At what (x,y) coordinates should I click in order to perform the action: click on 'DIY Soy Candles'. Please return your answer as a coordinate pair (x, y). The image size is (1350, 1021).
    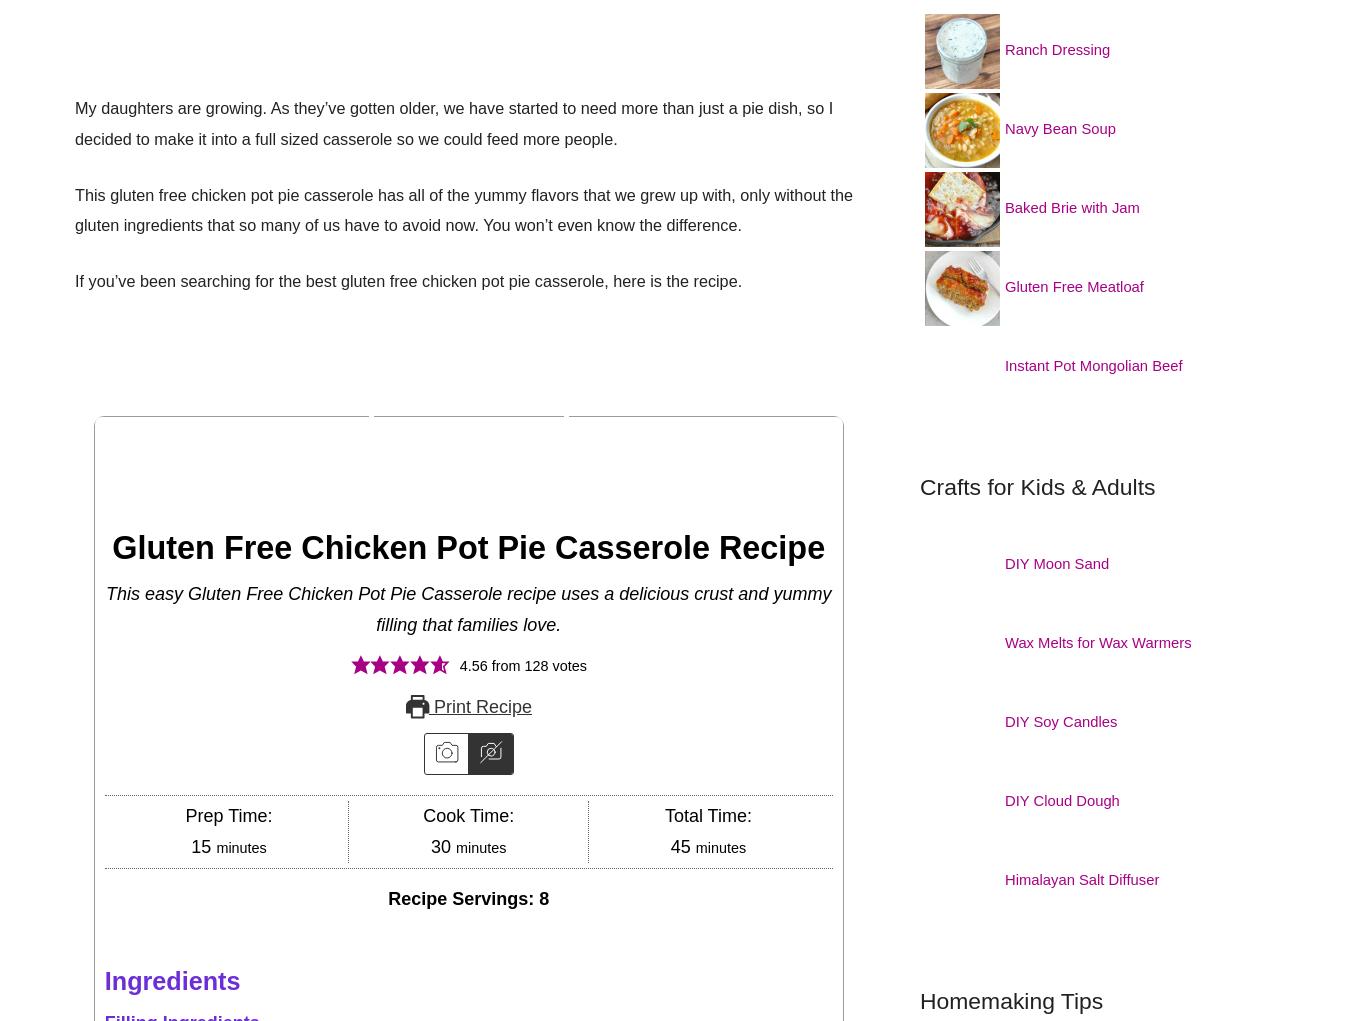
    Looking at the image, I should click on (1065, 720).